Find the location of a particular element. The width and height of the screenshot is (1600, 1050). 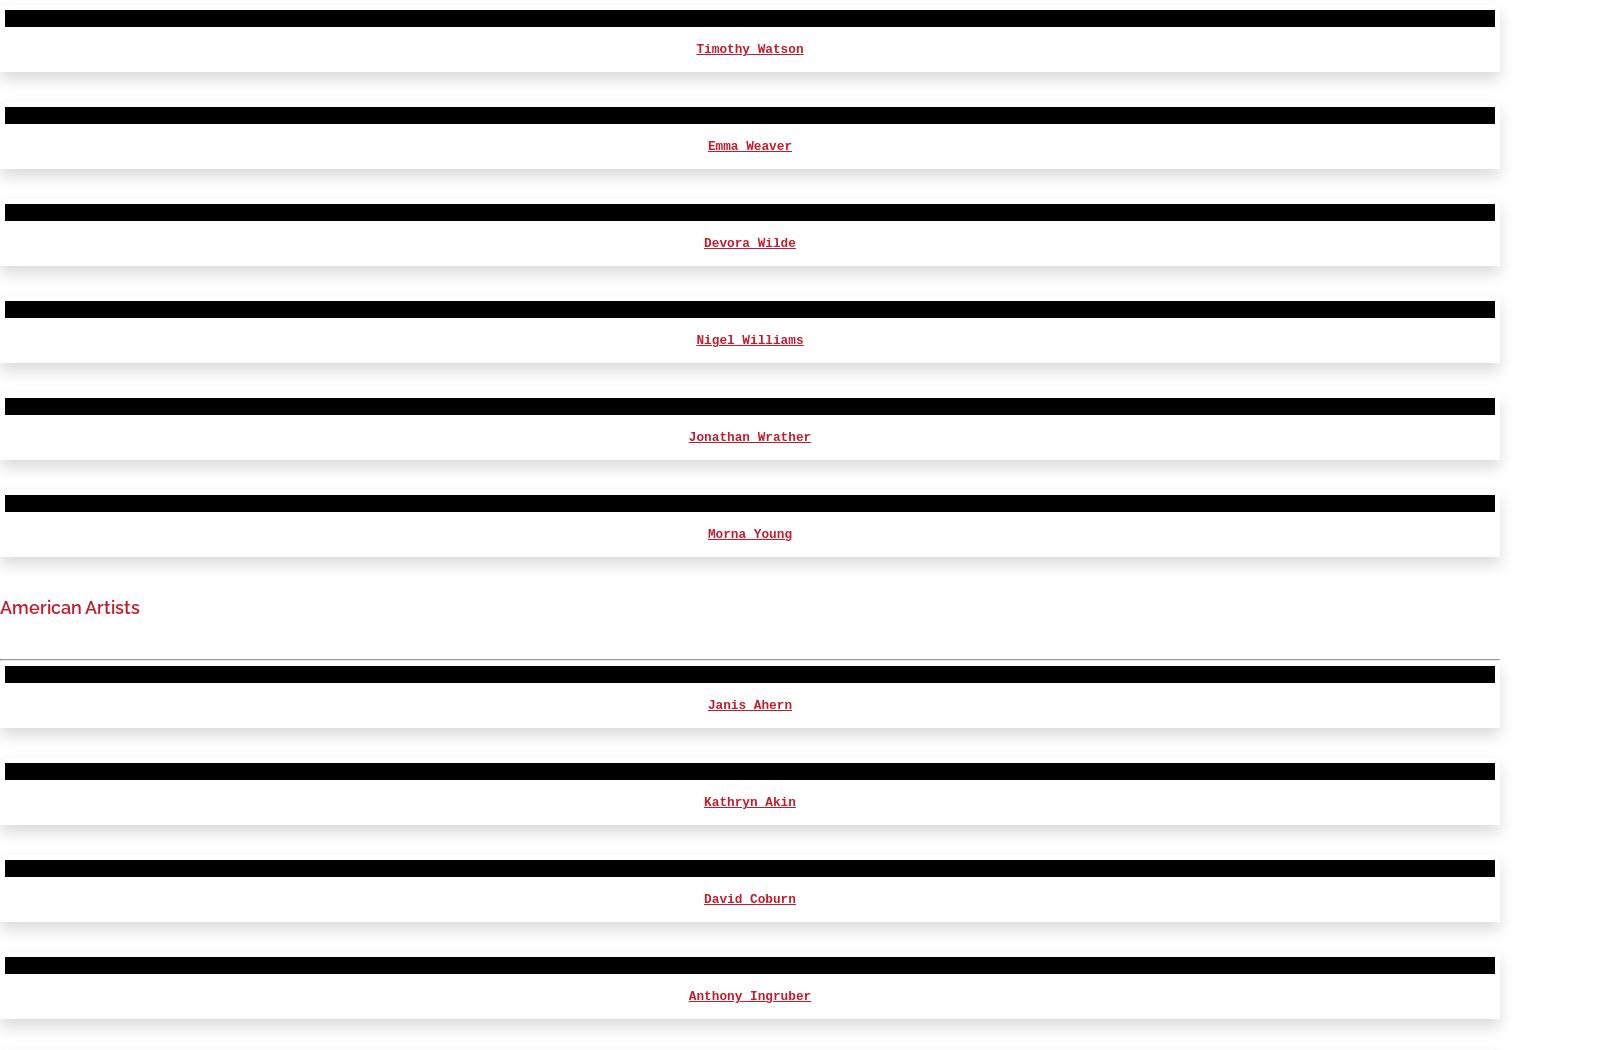

'Sandy Walsh' is located at coordinates (707, 865).